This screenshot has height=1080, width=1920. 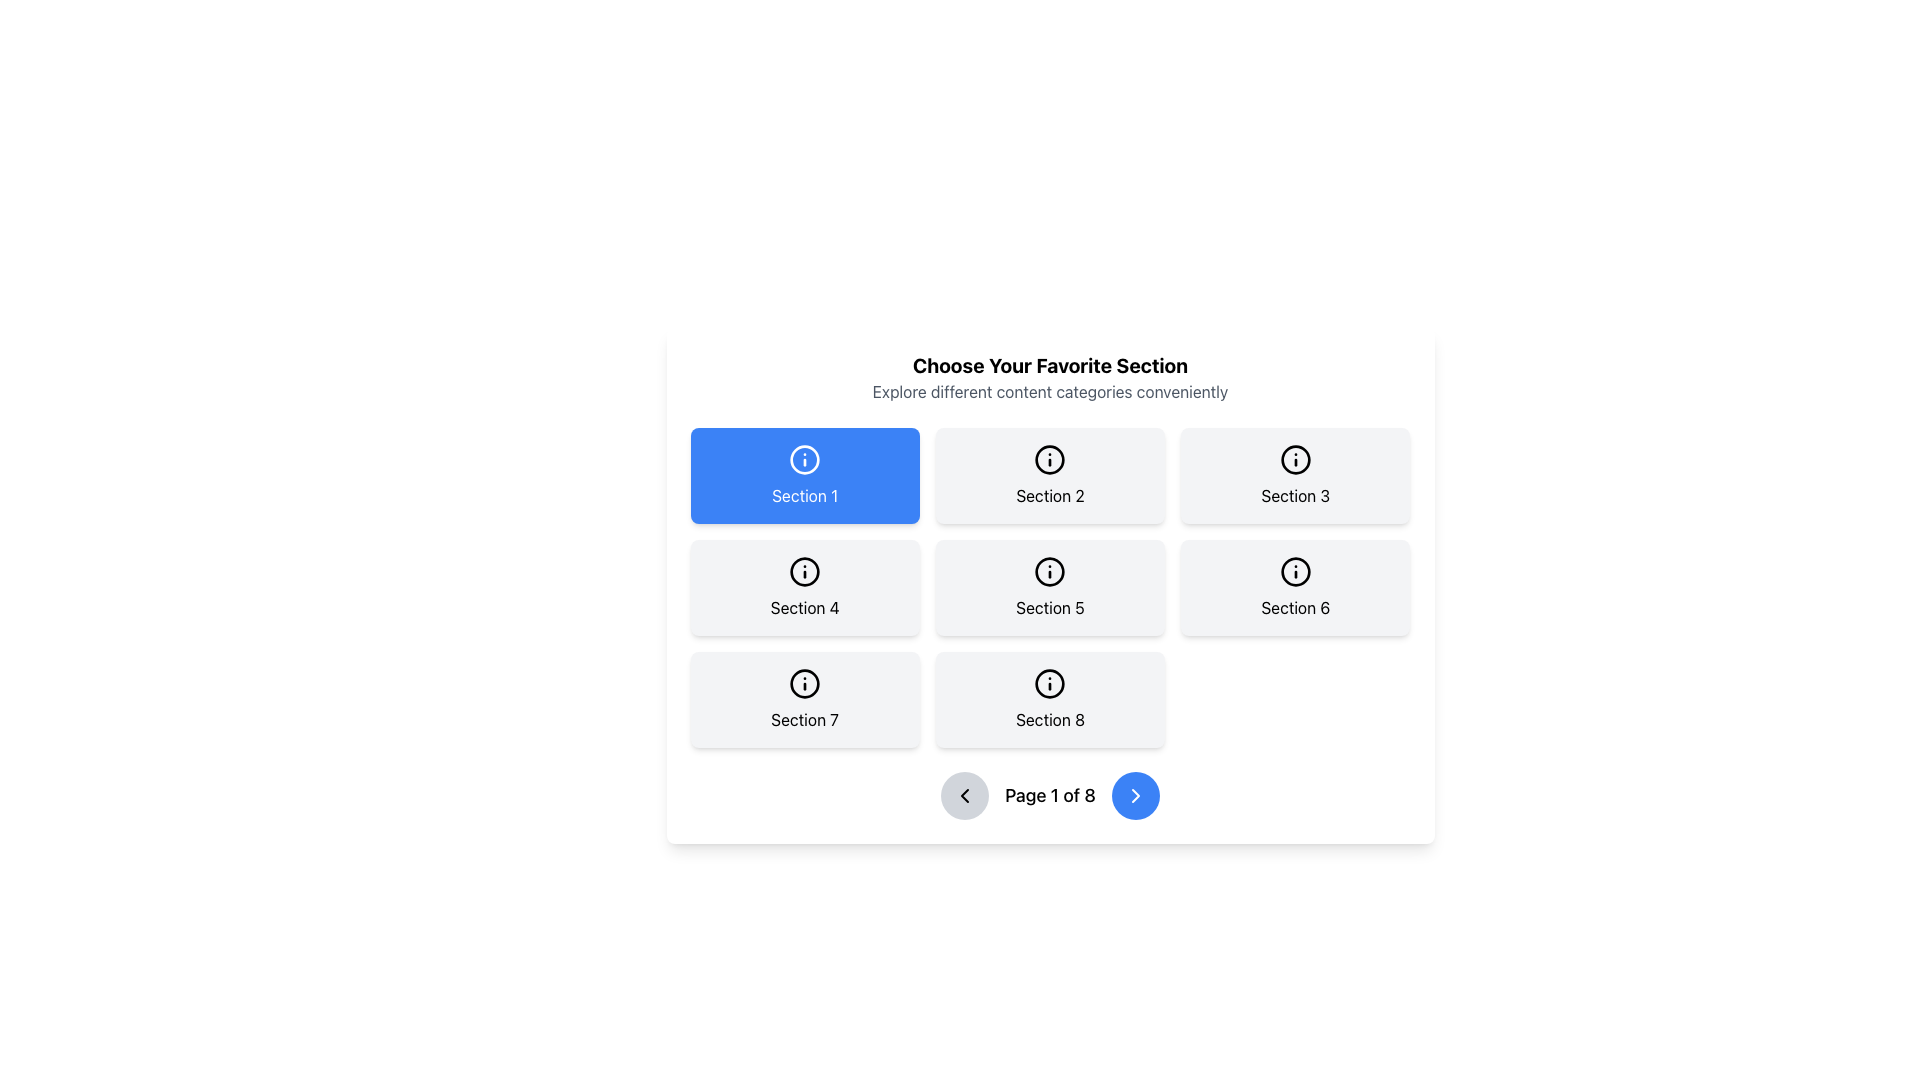 What do you see at coordinates (1049, 392) in the screenshot?
I see `the informational Label located horizontally centered below the 'Choose Your Favorite Section' header, which provides context for the section selection area` at bounding box center [1049, 392].